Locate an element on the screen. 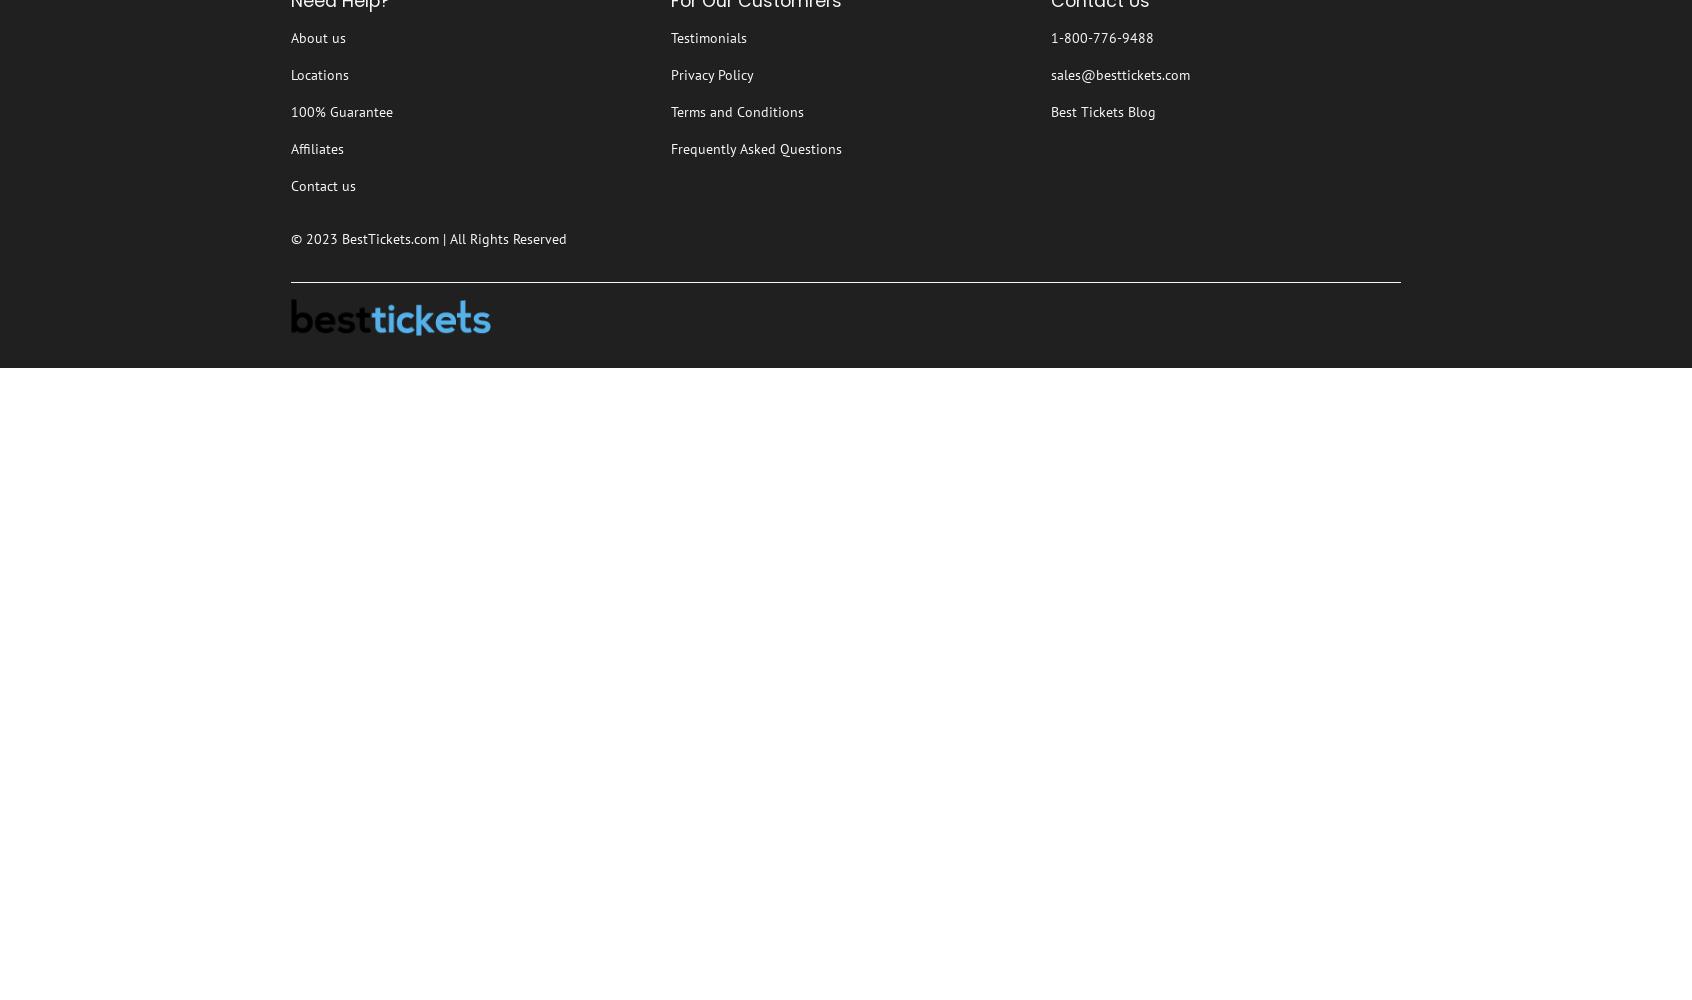 The image size is (1692, 1000). 'Privacy Policy' is located at coordinates (671, 74).